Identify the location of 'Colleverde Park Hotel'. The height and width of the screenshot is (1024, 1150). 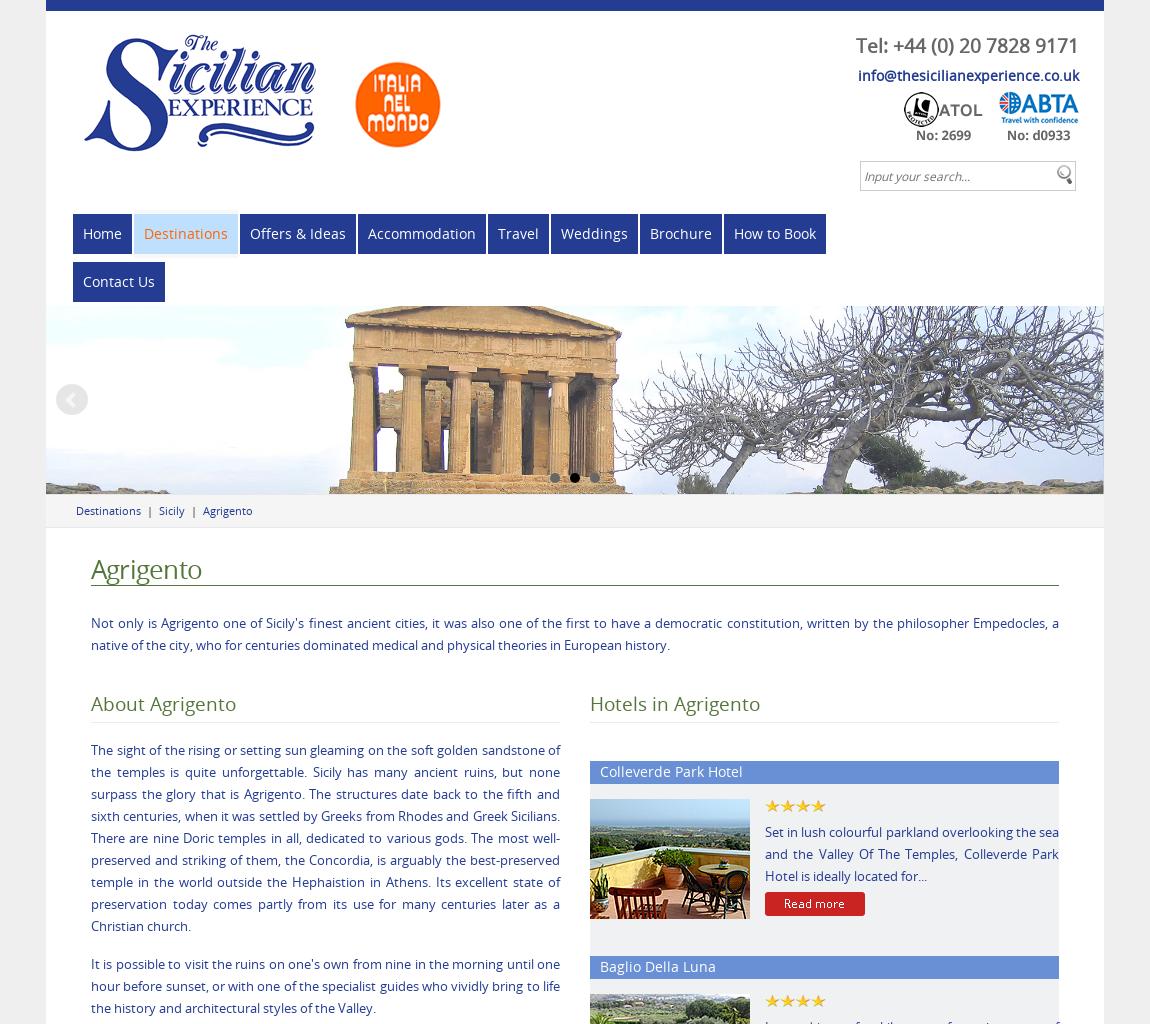
(670, 771).